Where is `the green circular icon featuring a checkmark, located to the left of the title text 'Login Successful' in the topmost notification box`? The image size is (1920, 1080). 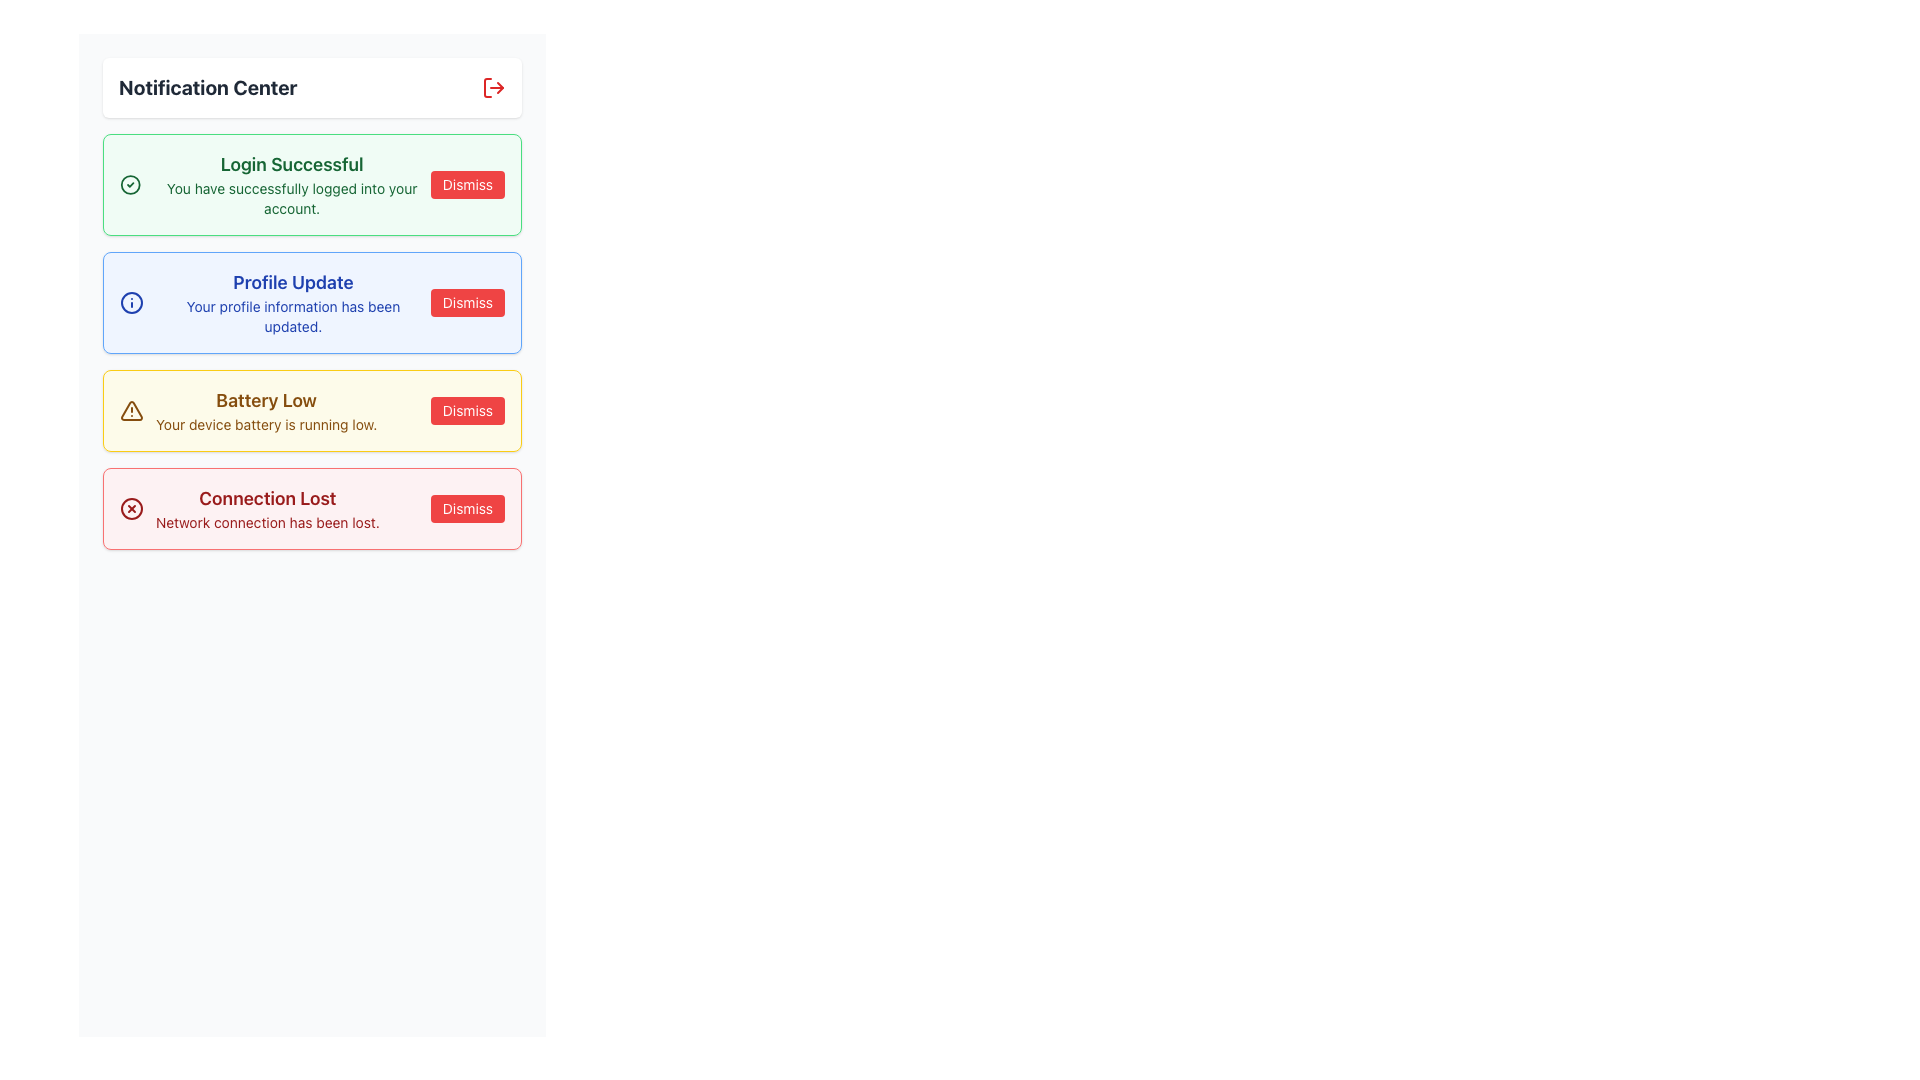
the green circular icon featuring a checkmark, located to the left of the title text 'Login Successful' in the topmost notification box is located at coordinates (129, 185).